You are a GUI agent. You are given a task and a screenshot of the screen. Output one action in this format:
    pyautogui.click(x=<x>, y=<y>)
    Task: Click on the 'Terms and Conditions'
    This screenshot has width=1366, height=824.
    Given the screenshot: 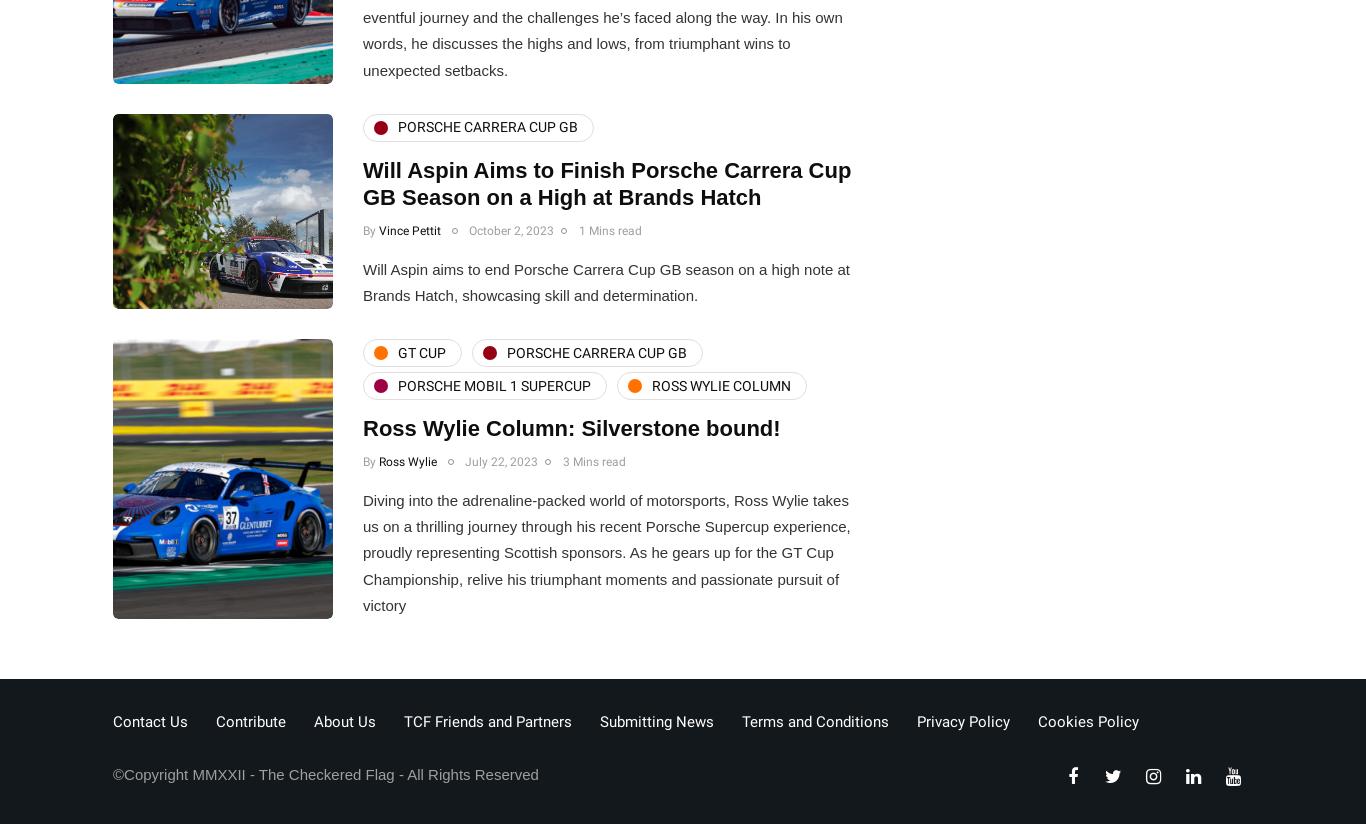 What is the action you would take?
    pyautogui.click(x=814, y=720)
    